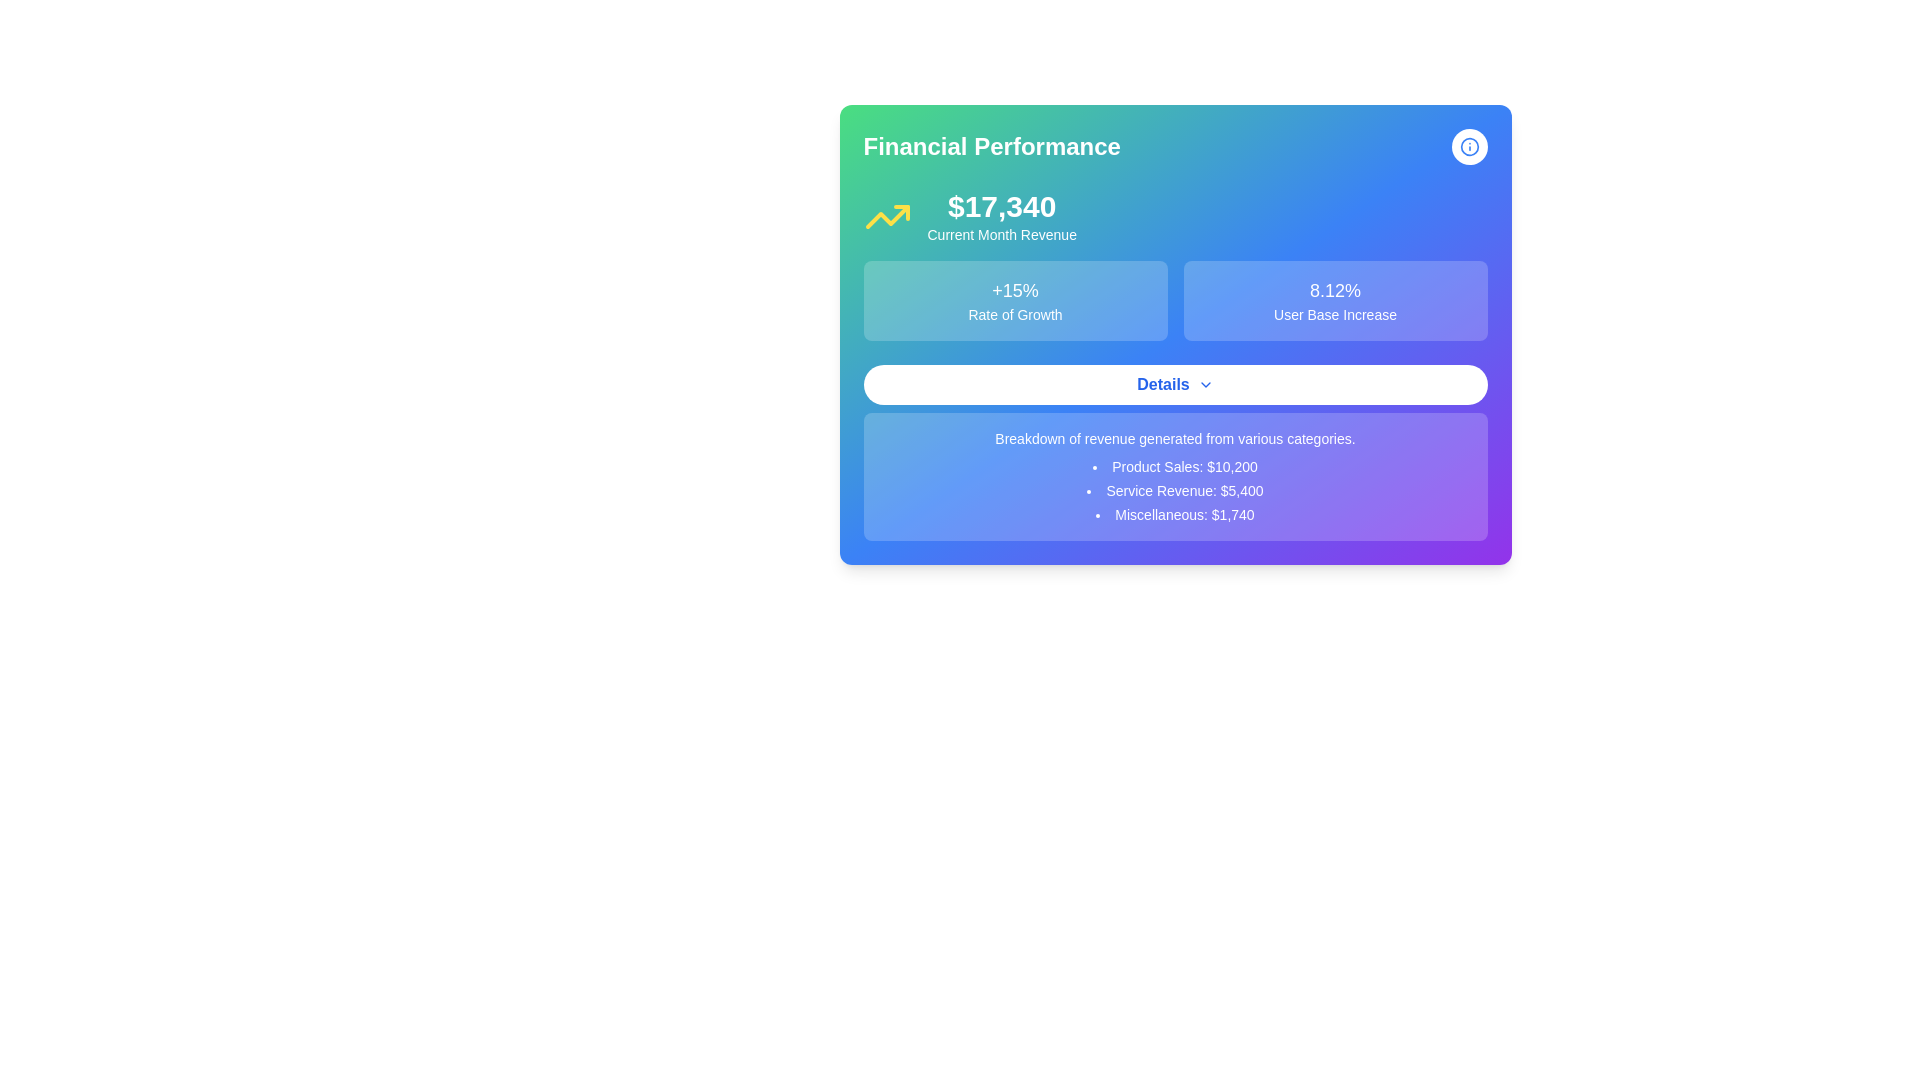 This screenshot has width=1920, height=1080. Describe the element at coordinates (1204, 385) in the screenshot. I see `the downward-pointing chevron icon located to the right of the 'Details' text` at that location.